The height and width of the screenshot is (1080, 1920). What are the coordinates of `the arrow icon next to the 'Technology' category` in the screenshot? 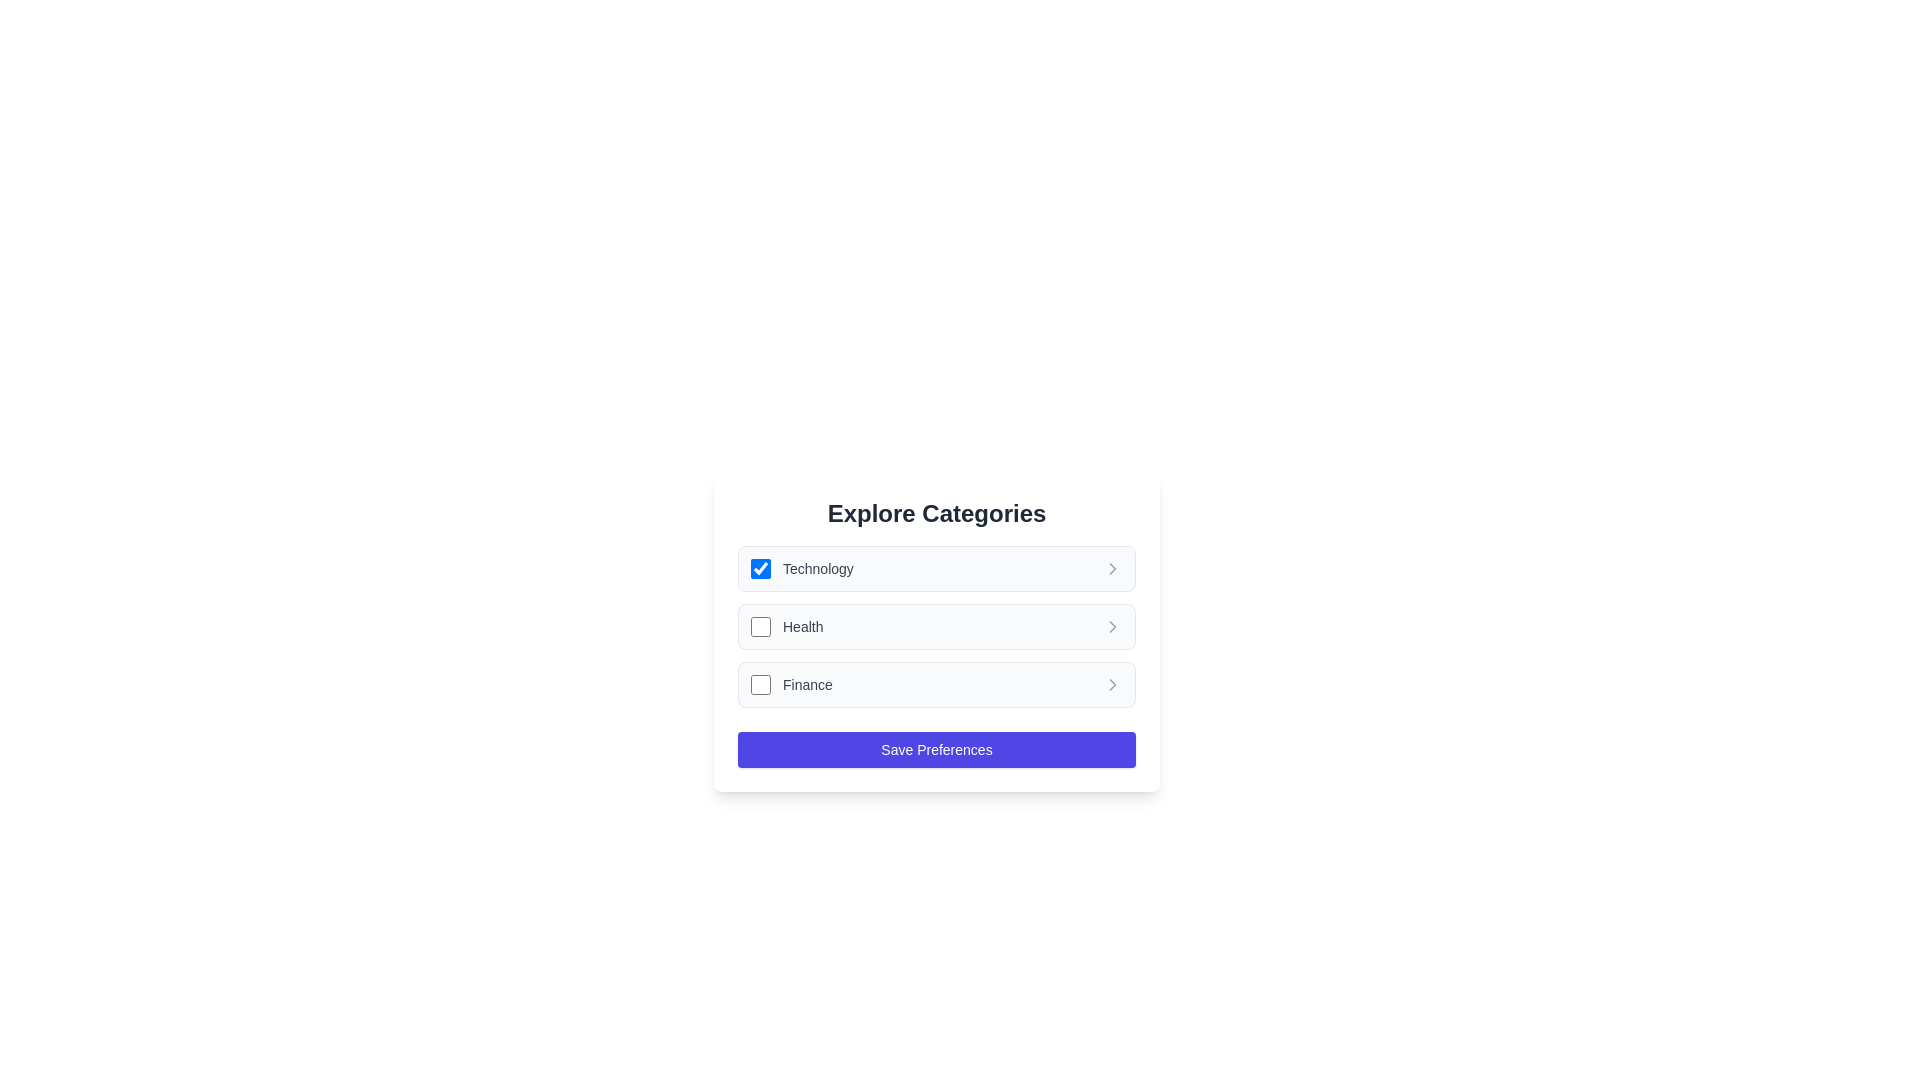 It's located at (1112, 569).